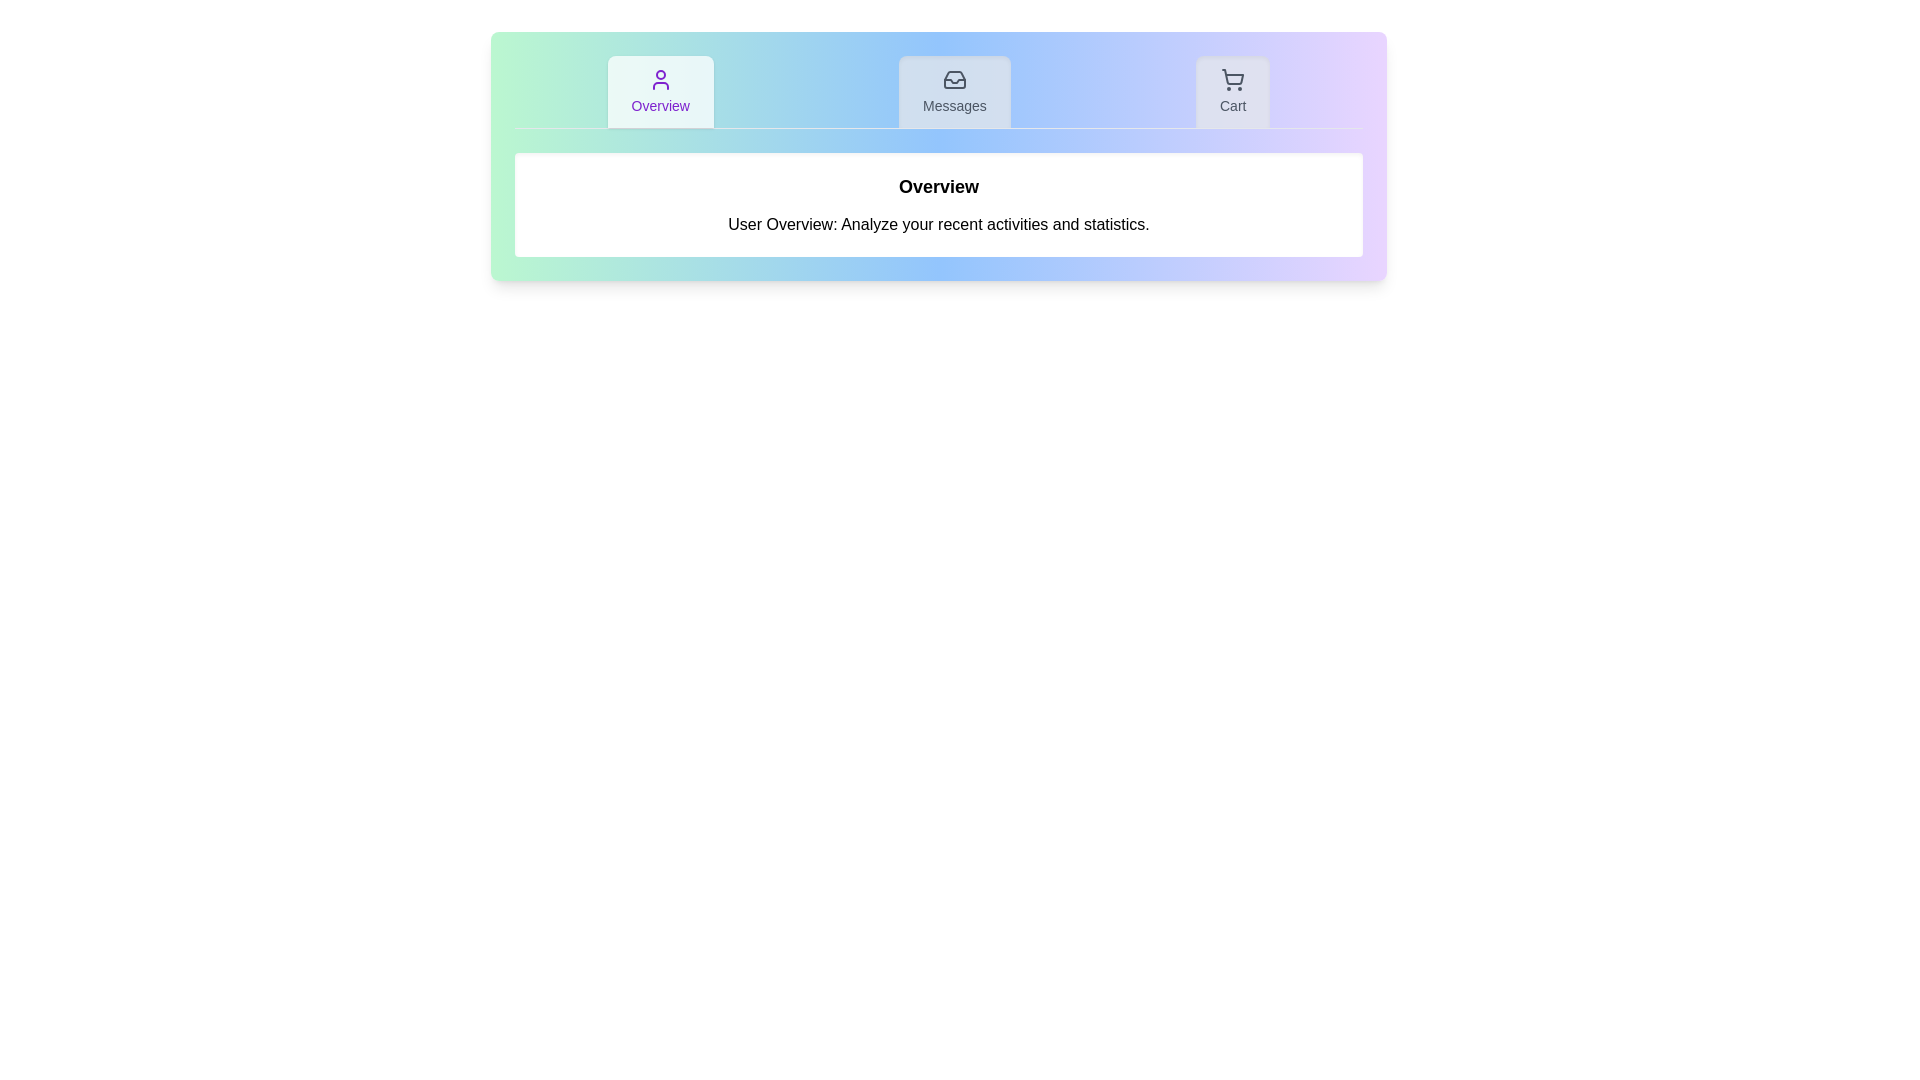 Image resolution: width=1920 pixels, height=1080 pixels. What do you see at coordinates (660, 92) in the screenshot?
I see `the Overview tab by clicking on its button` at bounding box center [660, 92].